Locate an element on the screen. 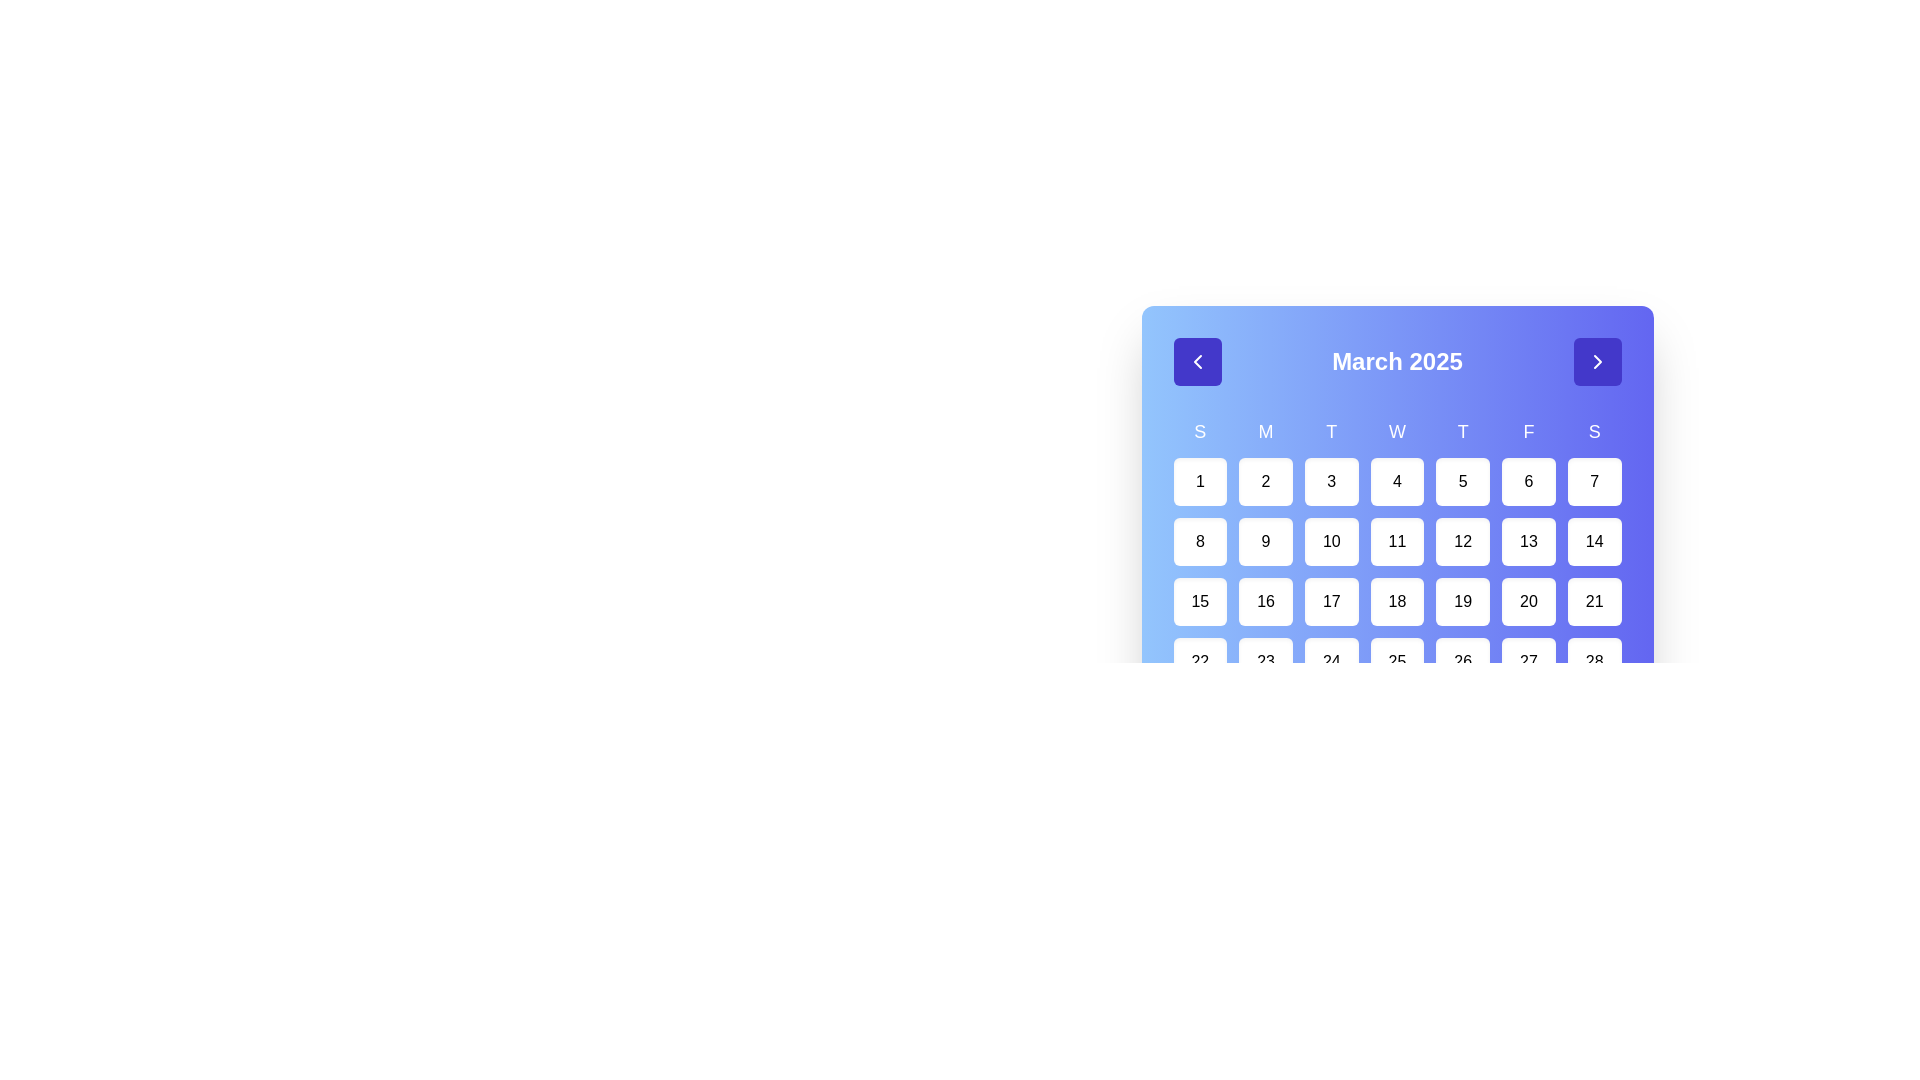 The width and height of the screenshot is (1920, 1080). the 'M' text label representing Monday in the calendar grid, which is the second element in the top row of days is located at coordinates (1265, 431).